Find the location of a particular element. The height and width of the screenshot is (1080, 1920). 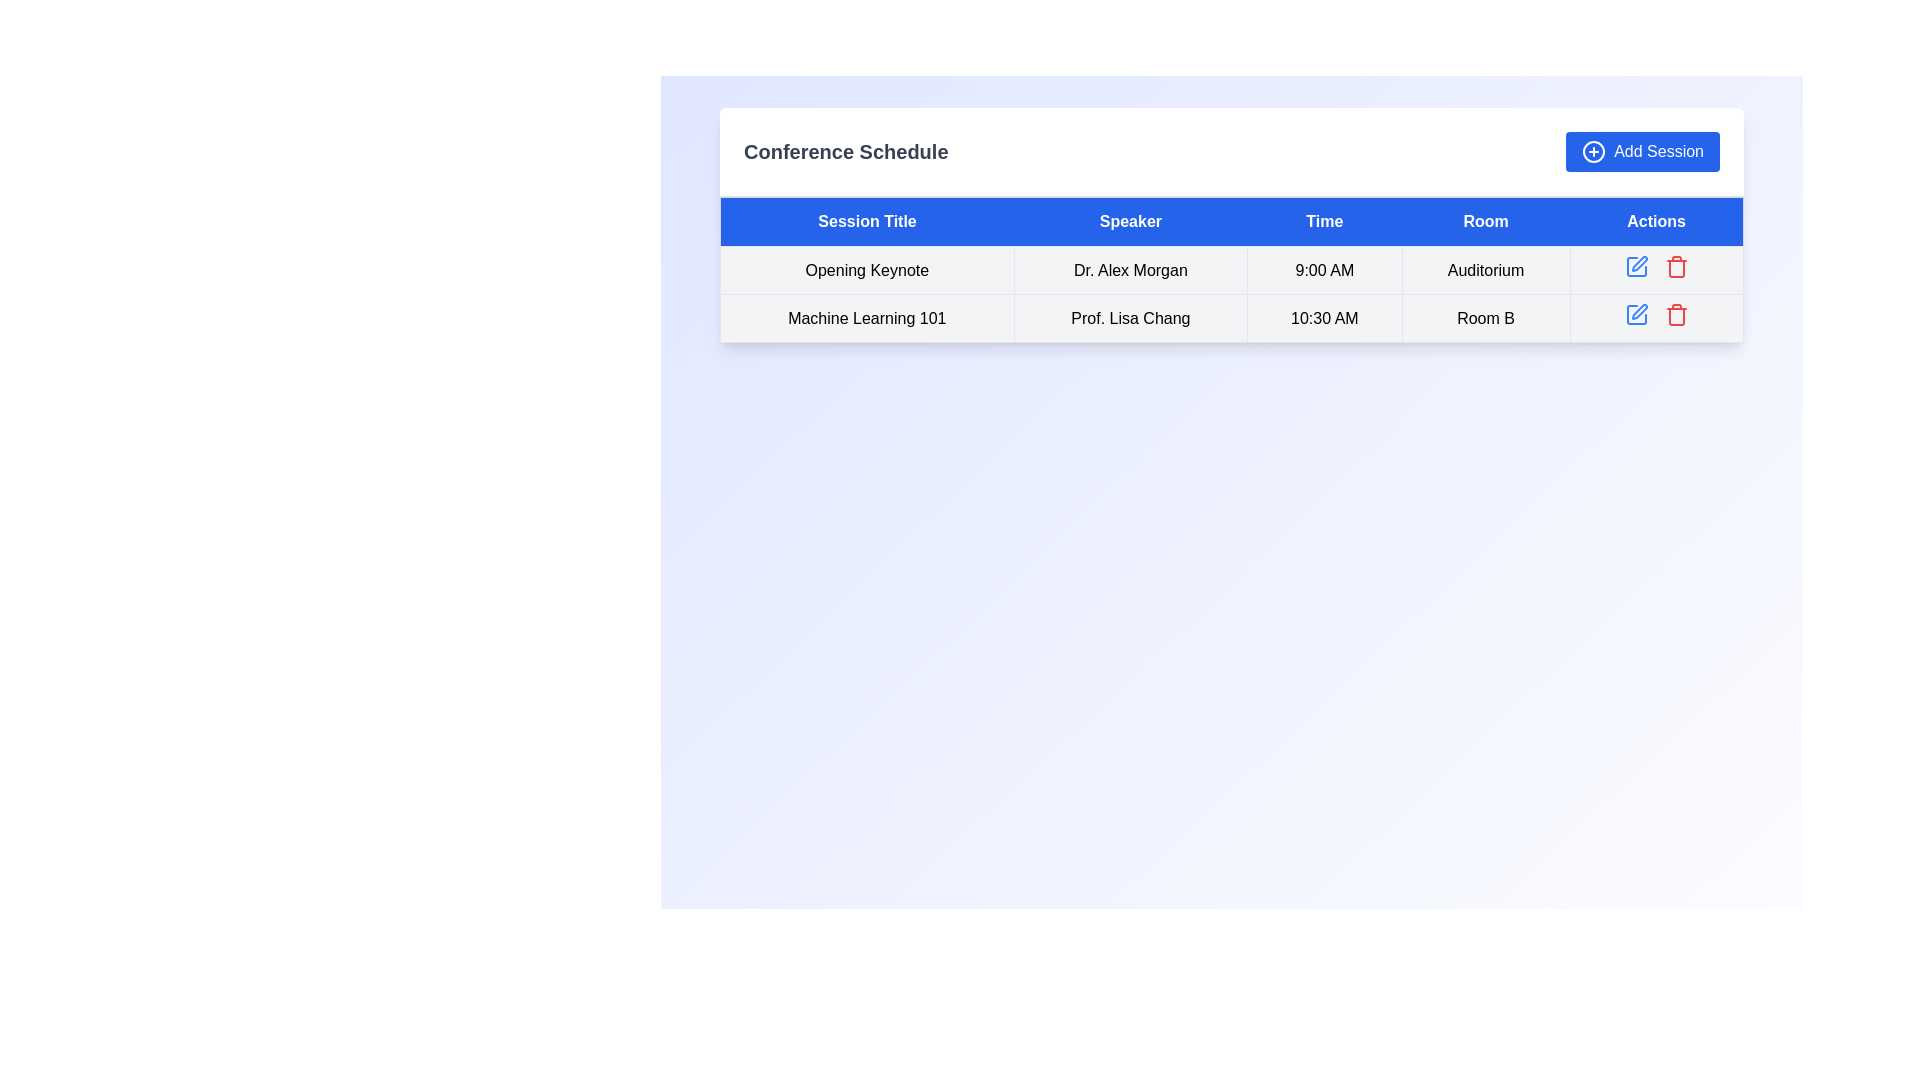

the delete button located in the action column of the second row of the table, which is positioned to the right of the blue edit icon is located at coordinates (1676, 265).